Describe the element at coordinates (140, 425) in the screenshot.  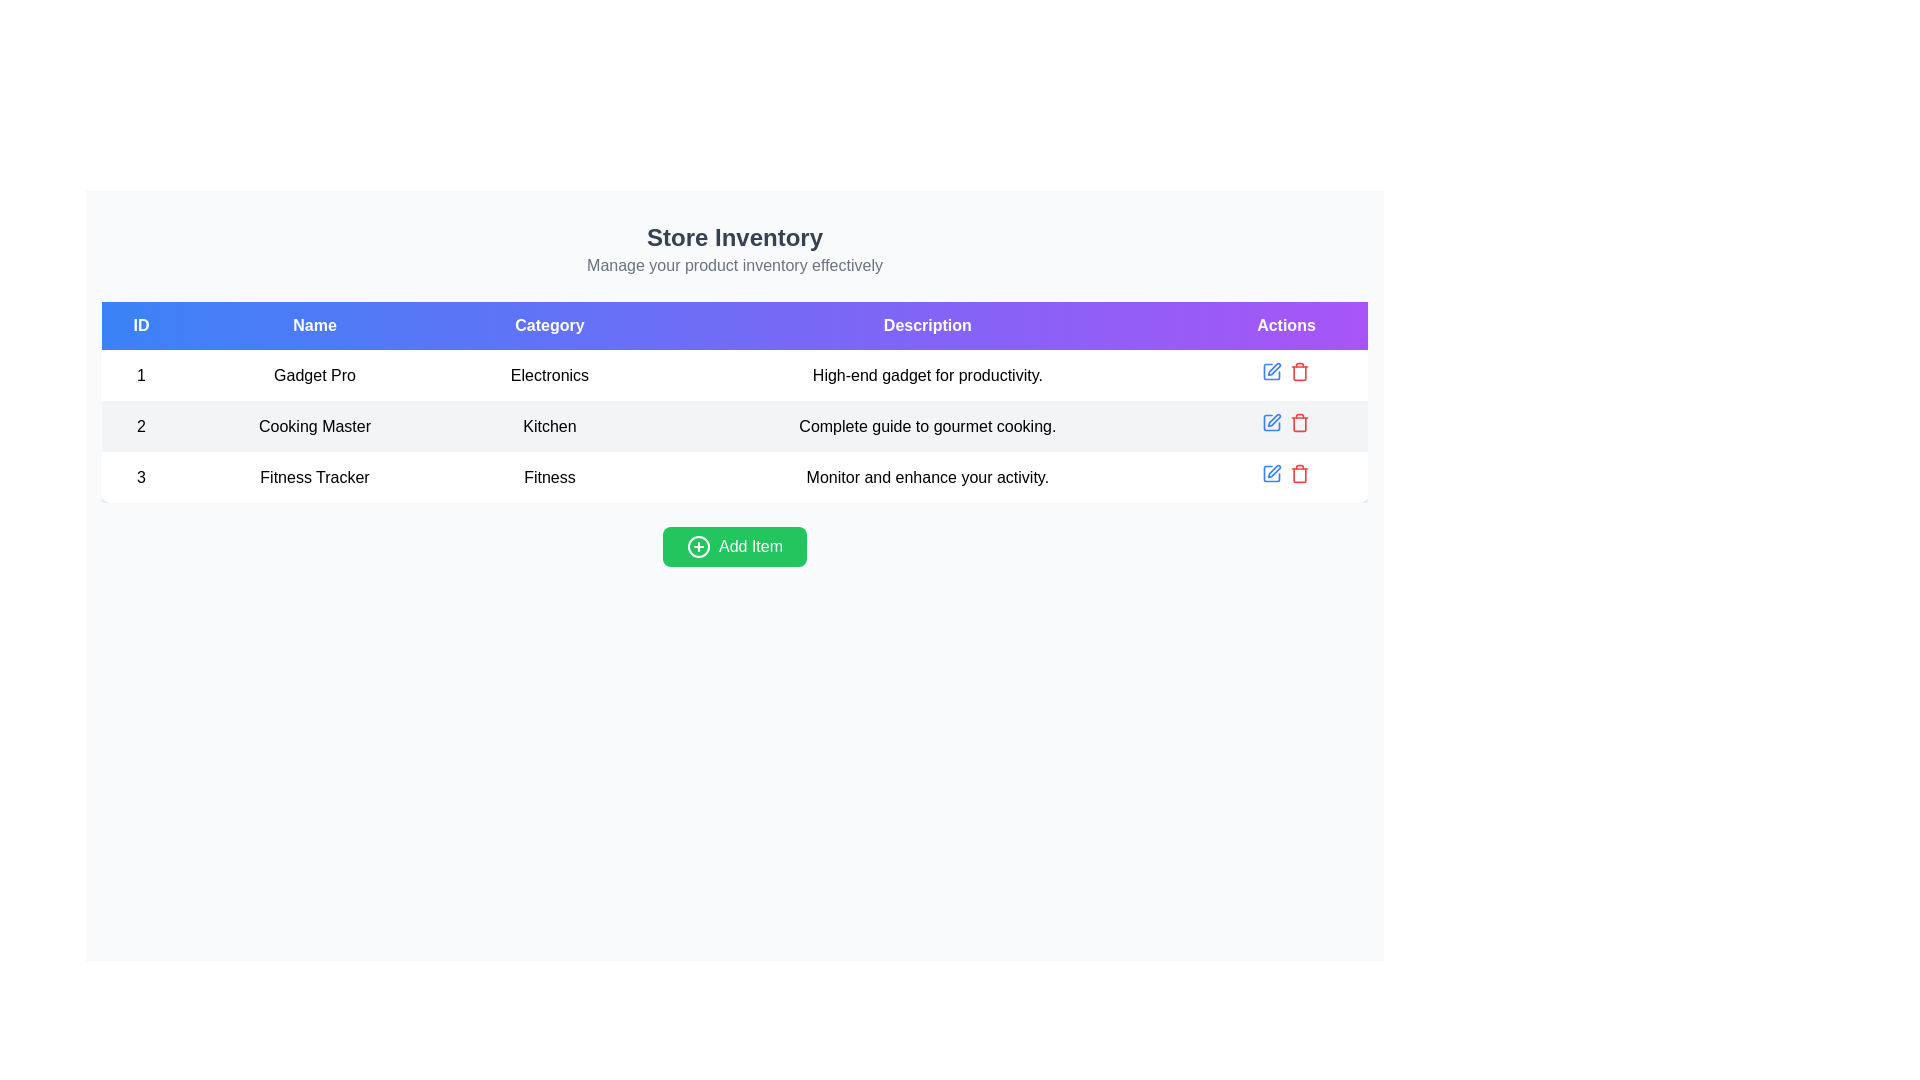
I see `text of the Text label displaying the numeral '2' in black text, located in the second row of the table under the 'ID' column` at that location.